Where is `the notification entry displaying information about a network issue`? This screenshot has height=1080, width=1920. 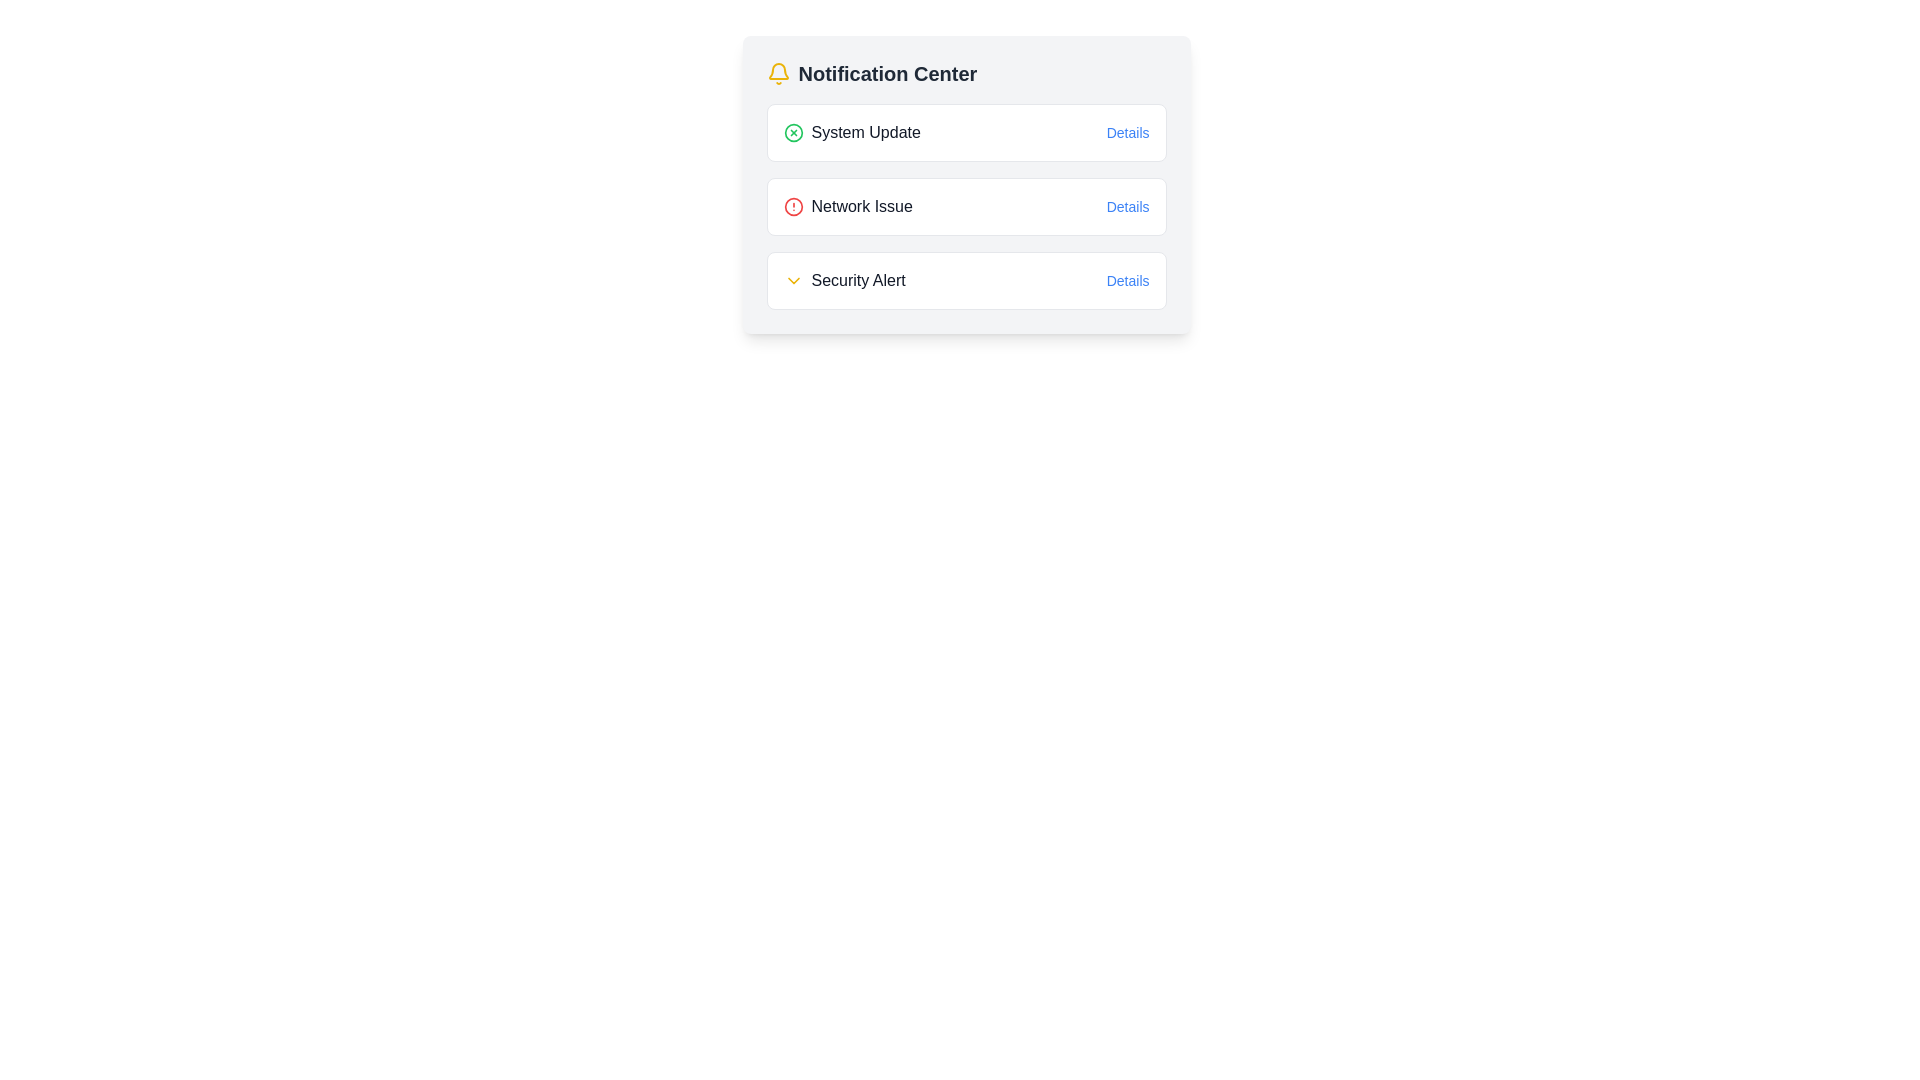 the notification entry displaying information about a network issue is located at coordinates (966, 185).